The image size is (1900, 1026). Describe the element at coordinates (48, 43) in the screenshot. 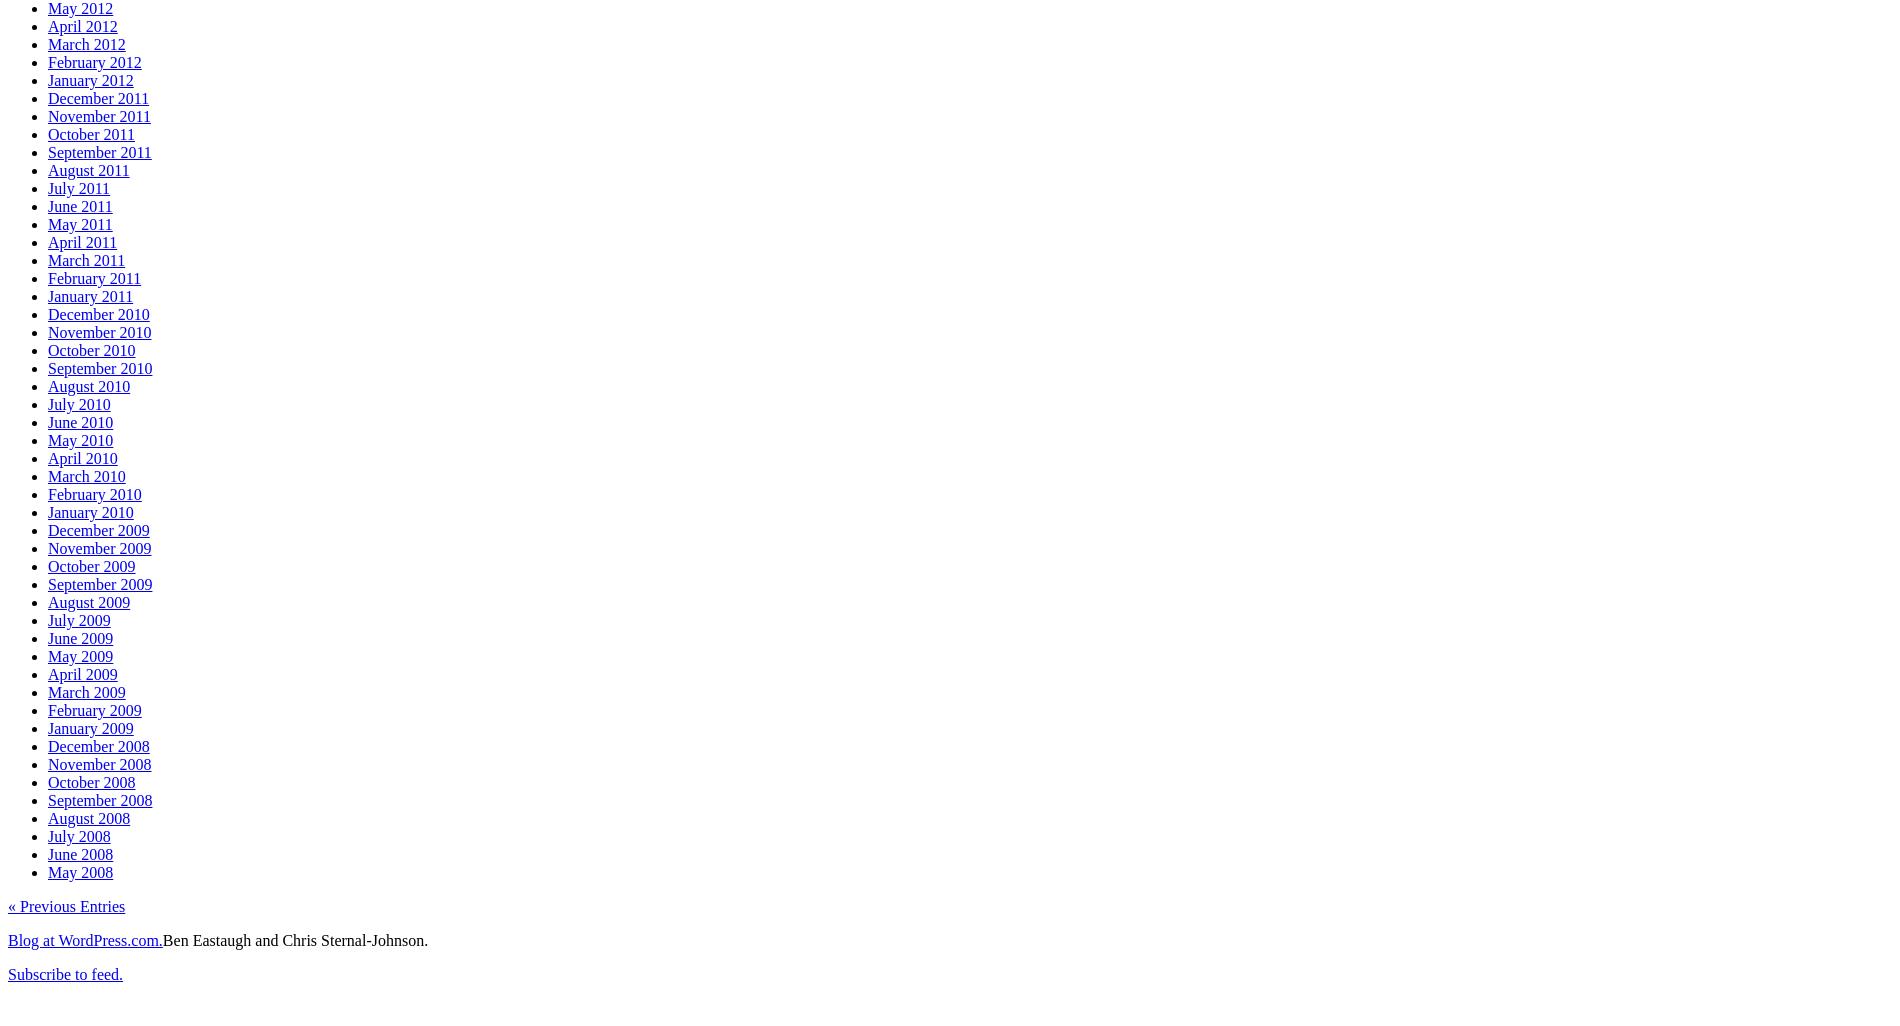

I see `'March 2012'` at that location.